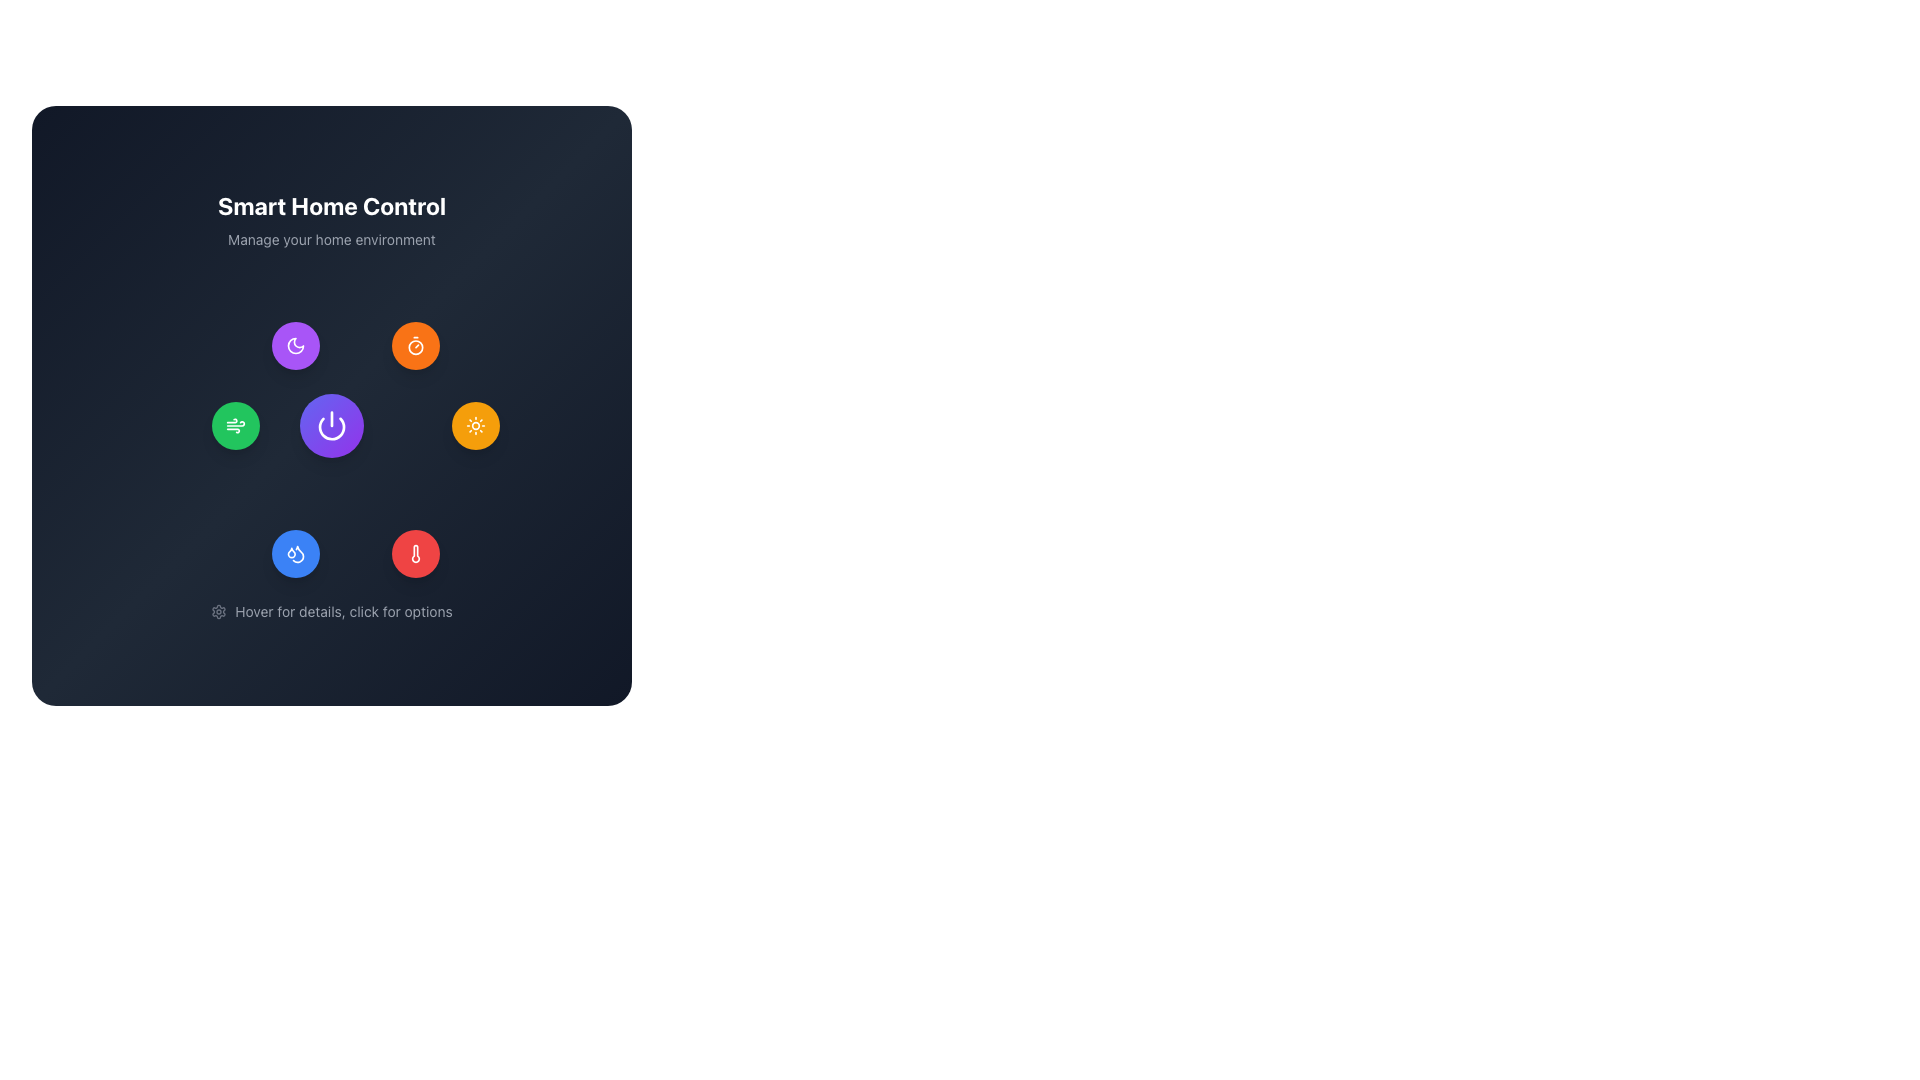  What do you see at coordinates (415, 345) in the screenshot?
I see `the circular orange button with a white timer symbol located in the top-right area of the icon arrangement` at bounding box center [415, 345].